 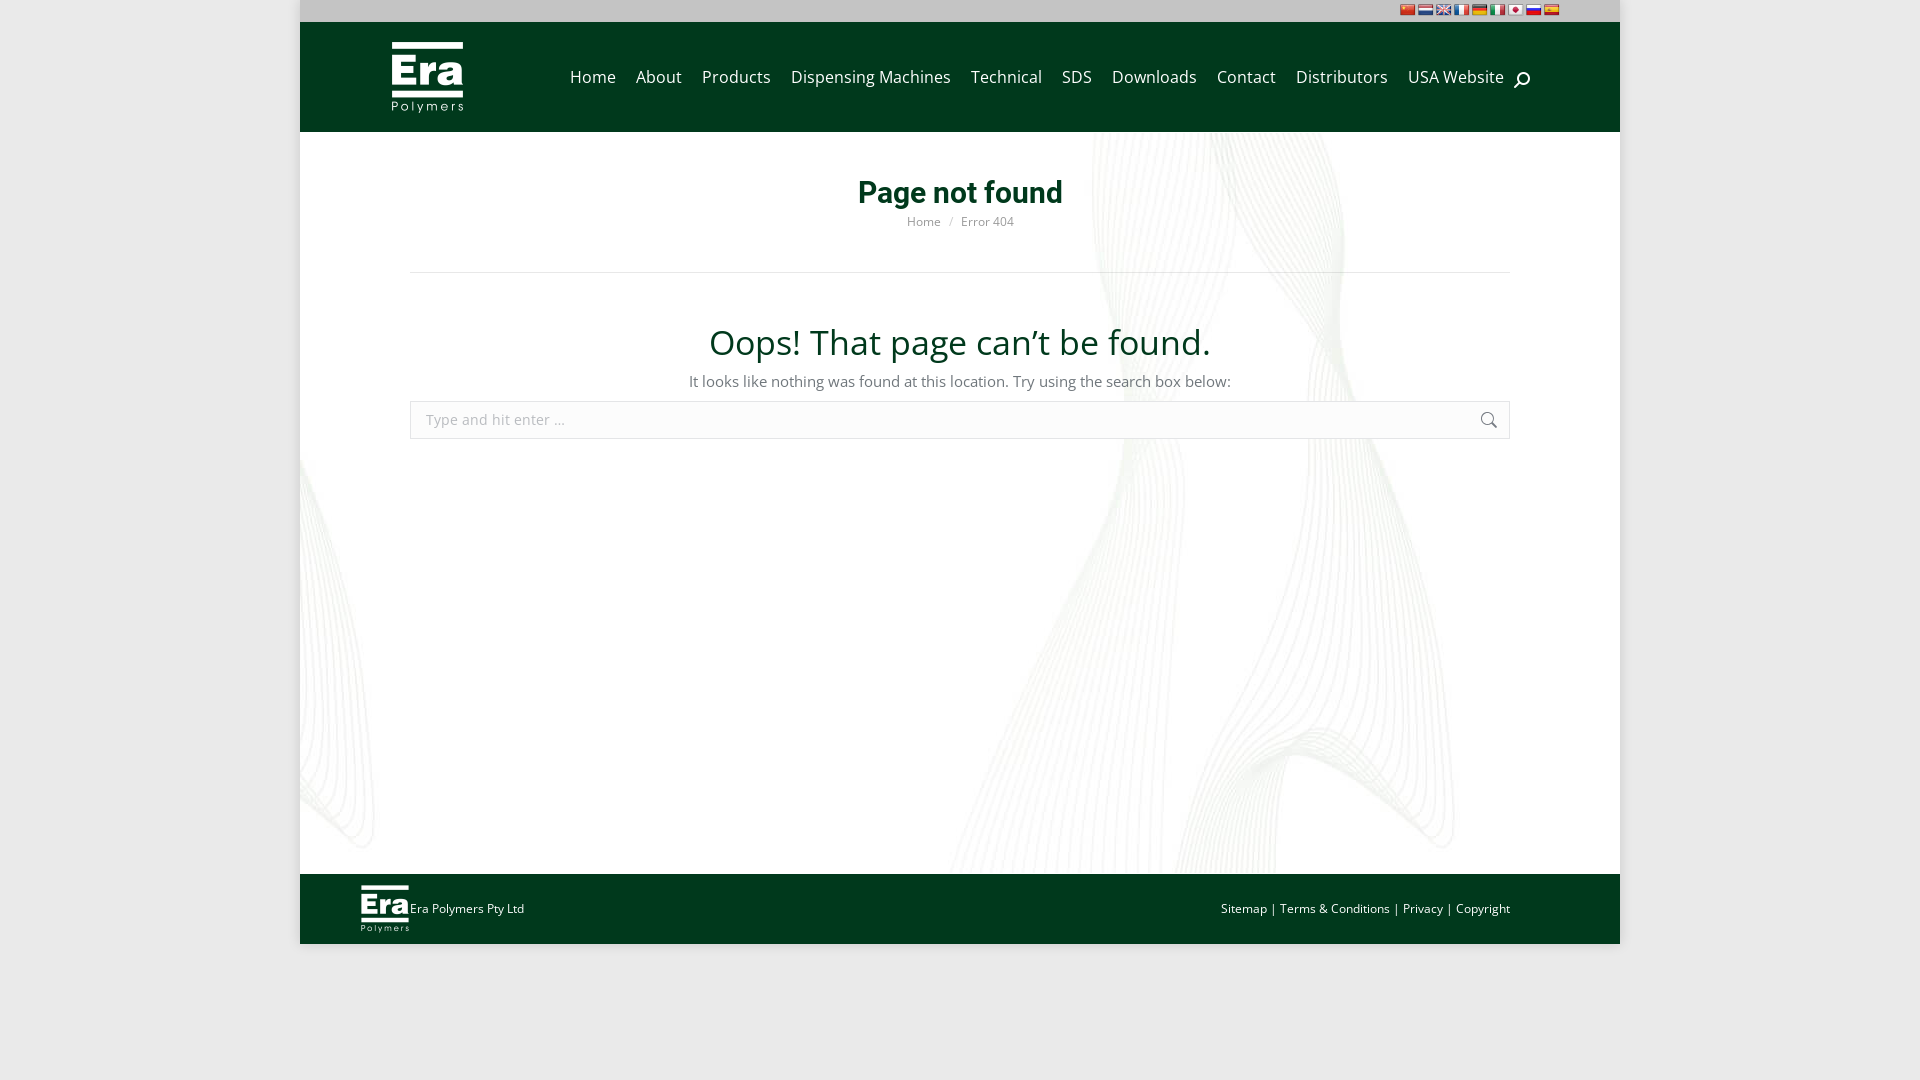 What do you see at coordinates (1399, 10) in the screenshot?
I see `'Chinese (Simplified)'` at bounding box center [1399, 10].